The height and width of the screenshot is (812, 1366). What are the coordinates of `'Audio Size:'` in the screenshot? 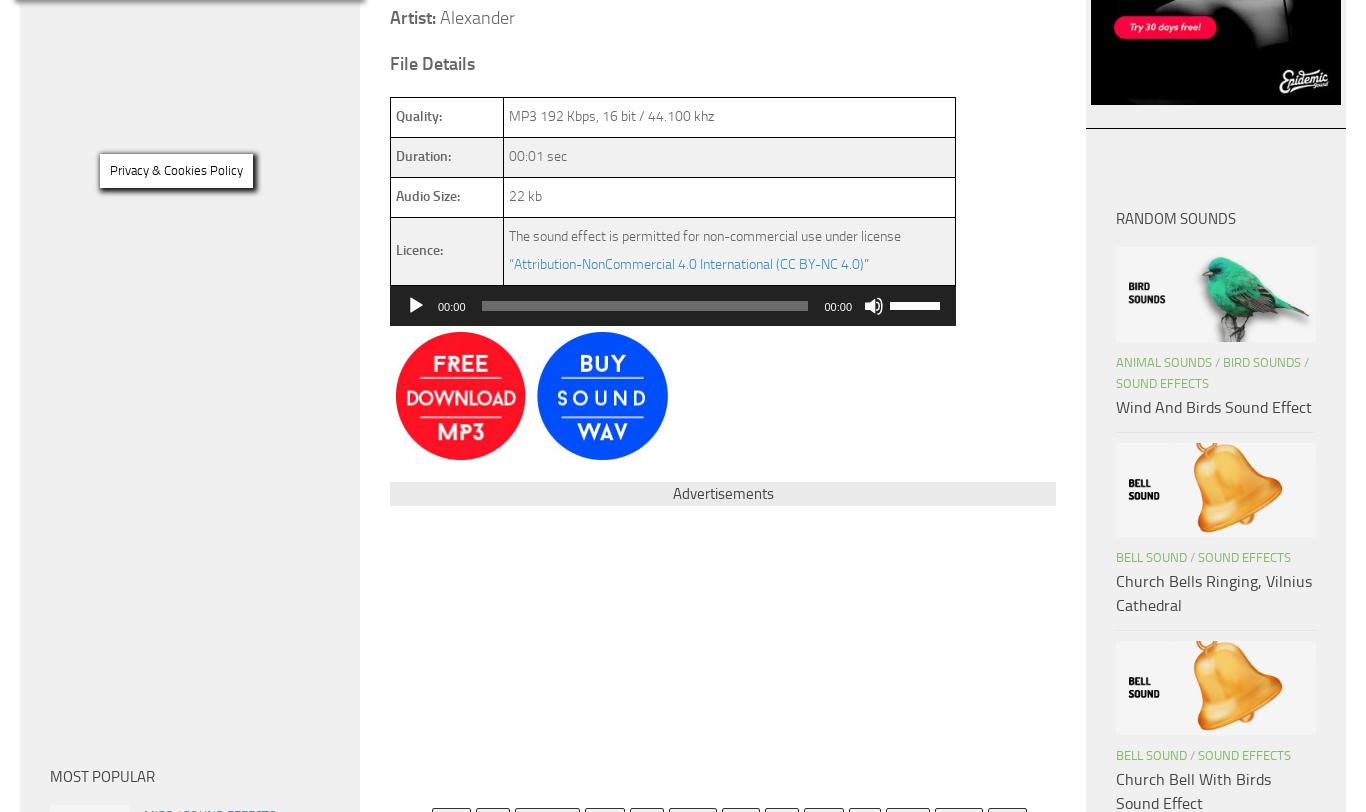 It's located at (426, 195).